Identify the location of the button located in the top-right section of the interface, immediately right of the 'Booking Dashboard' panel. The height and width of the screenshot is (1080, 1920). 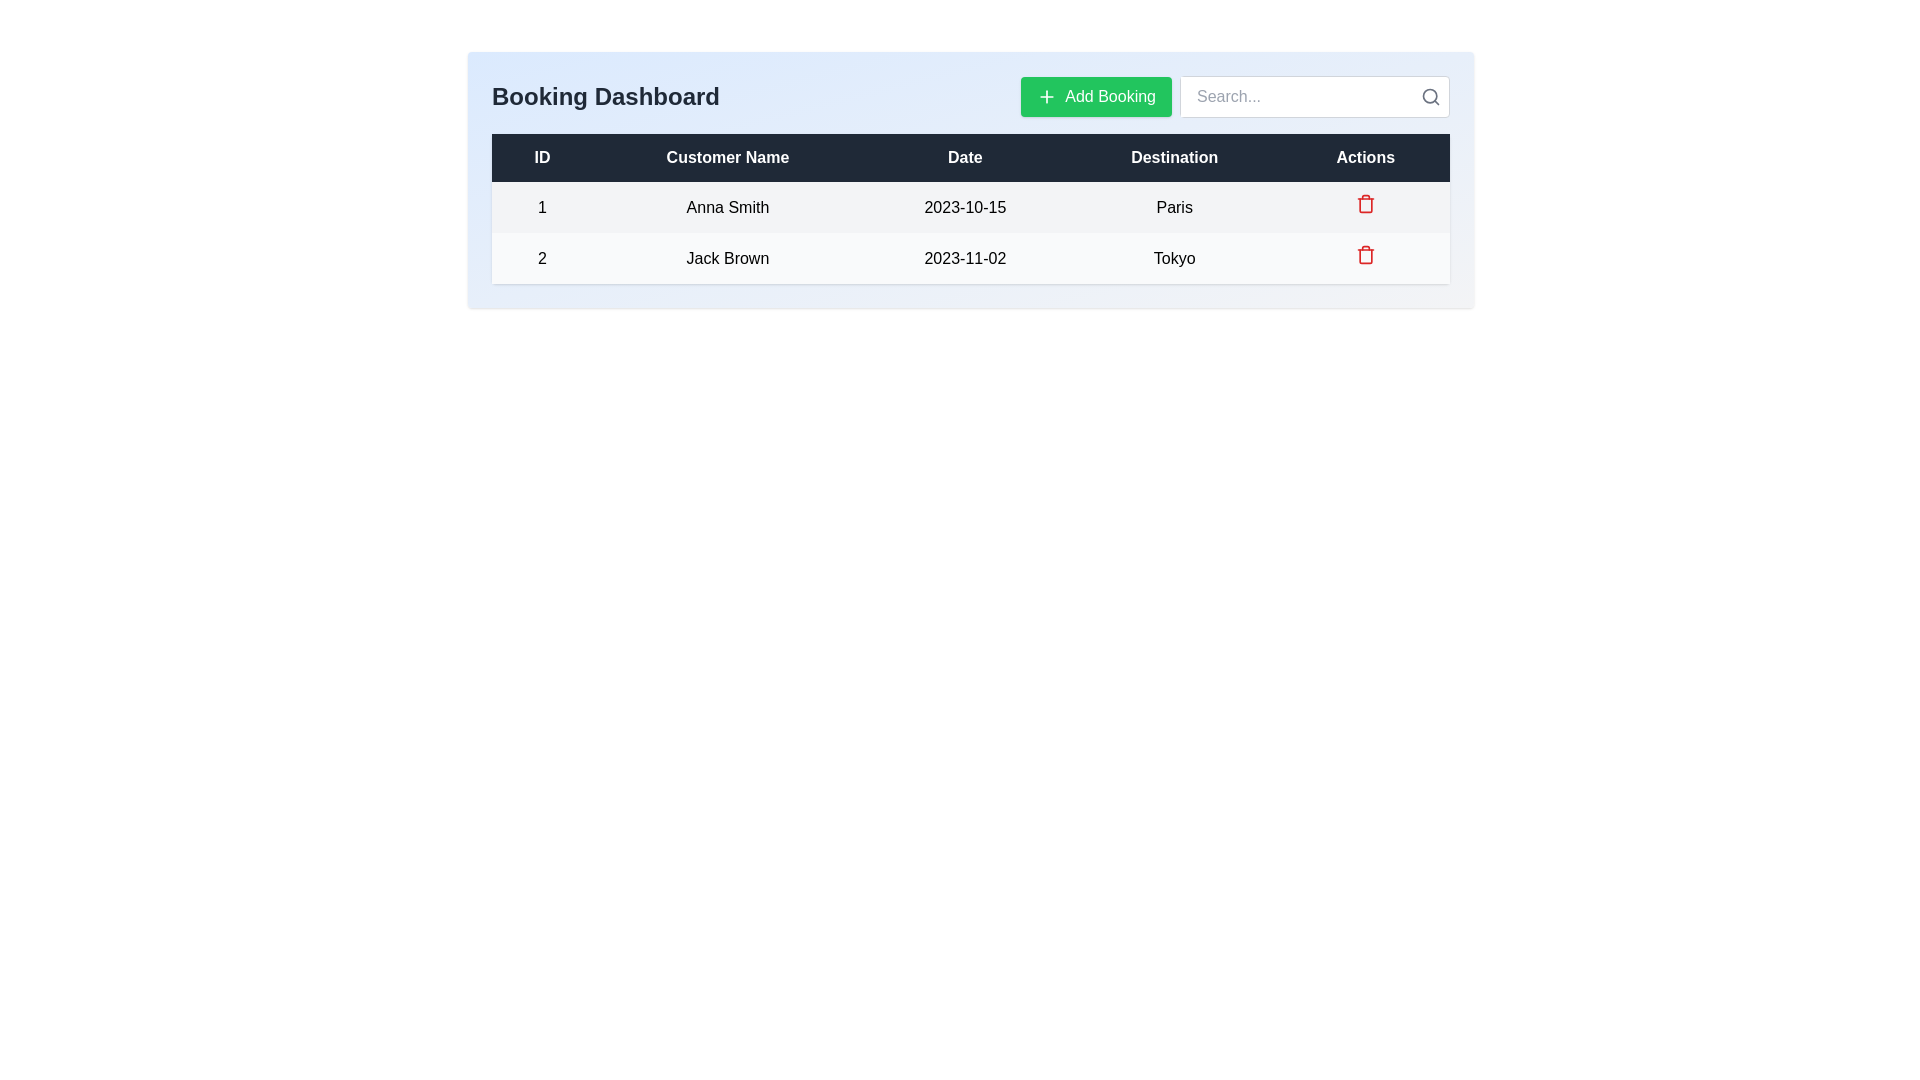
(1095, 96).